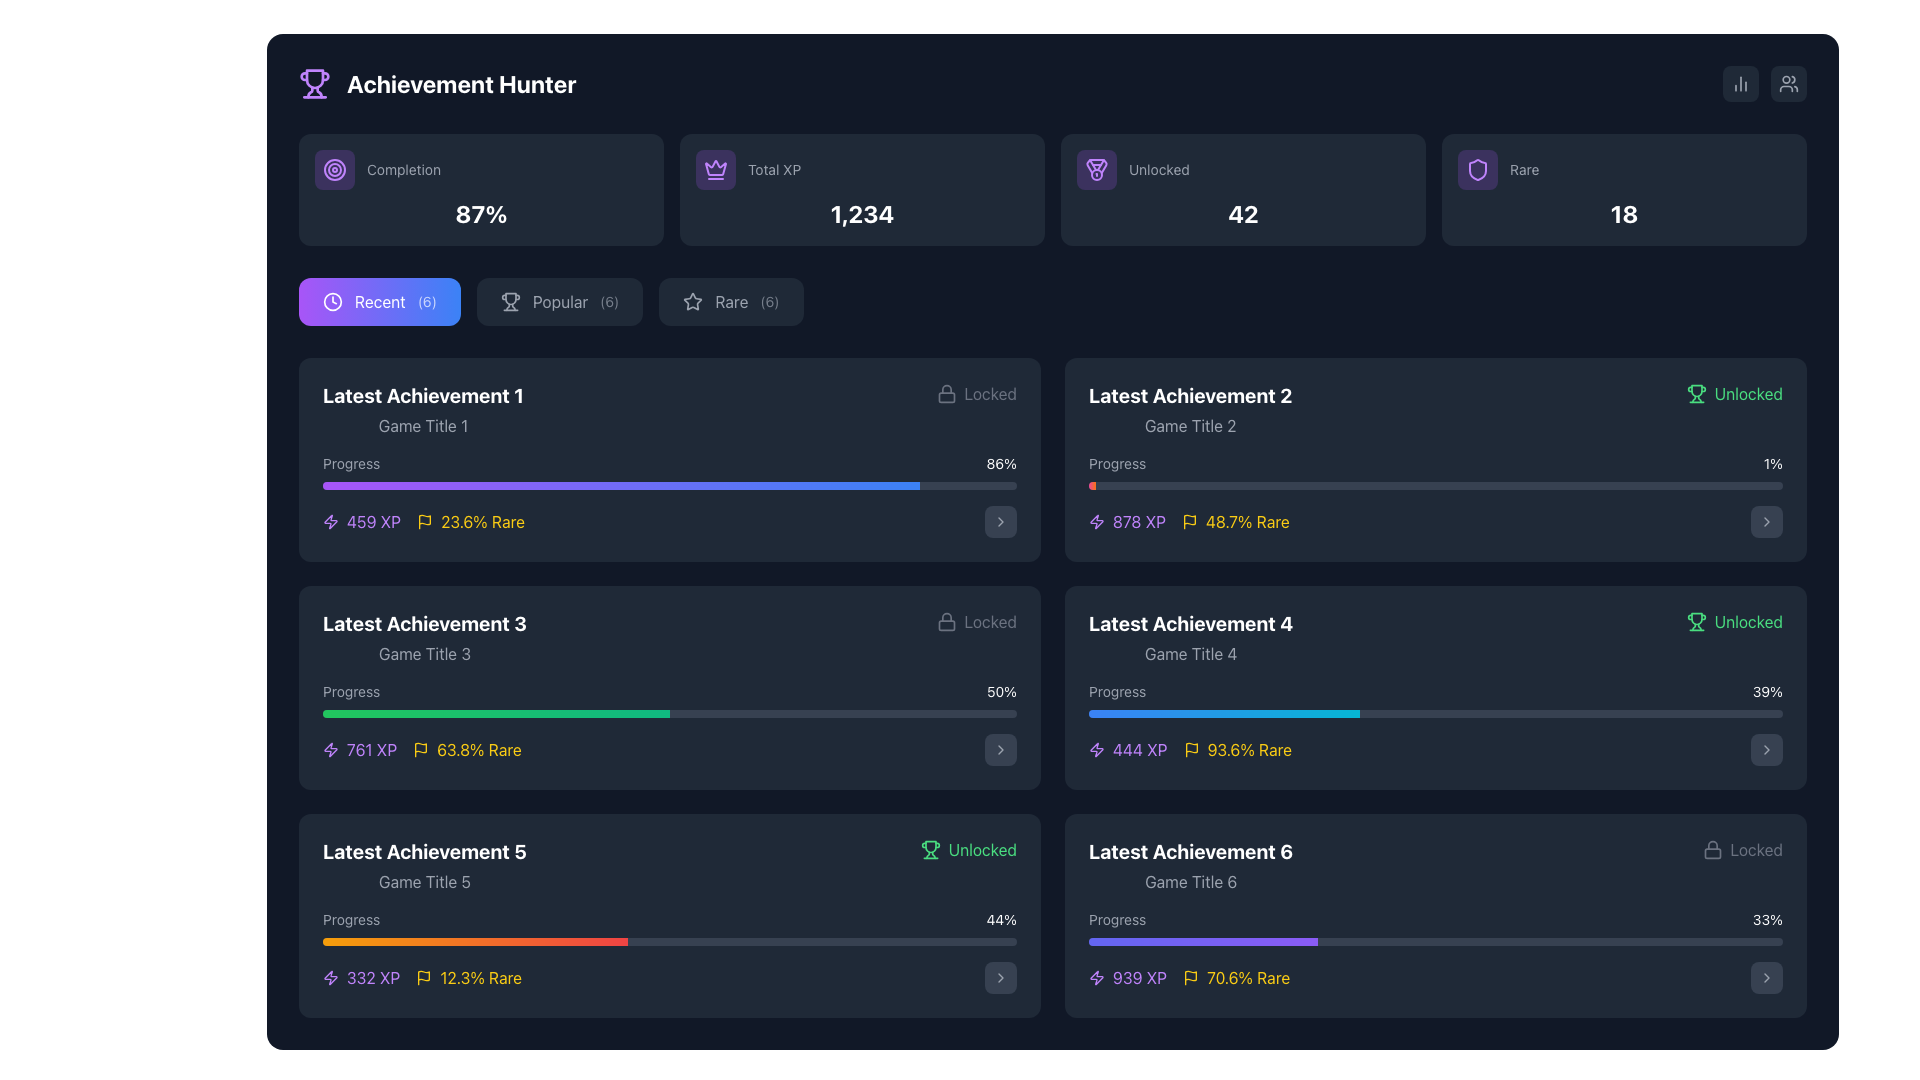  Describe the element at coordinates (1190, 408) in the screenshot. I see `the text label displaying 'Latest Achievement 2' and 'Game Title 2' in the second column of the first row under the 'Recent' tab` at that location.